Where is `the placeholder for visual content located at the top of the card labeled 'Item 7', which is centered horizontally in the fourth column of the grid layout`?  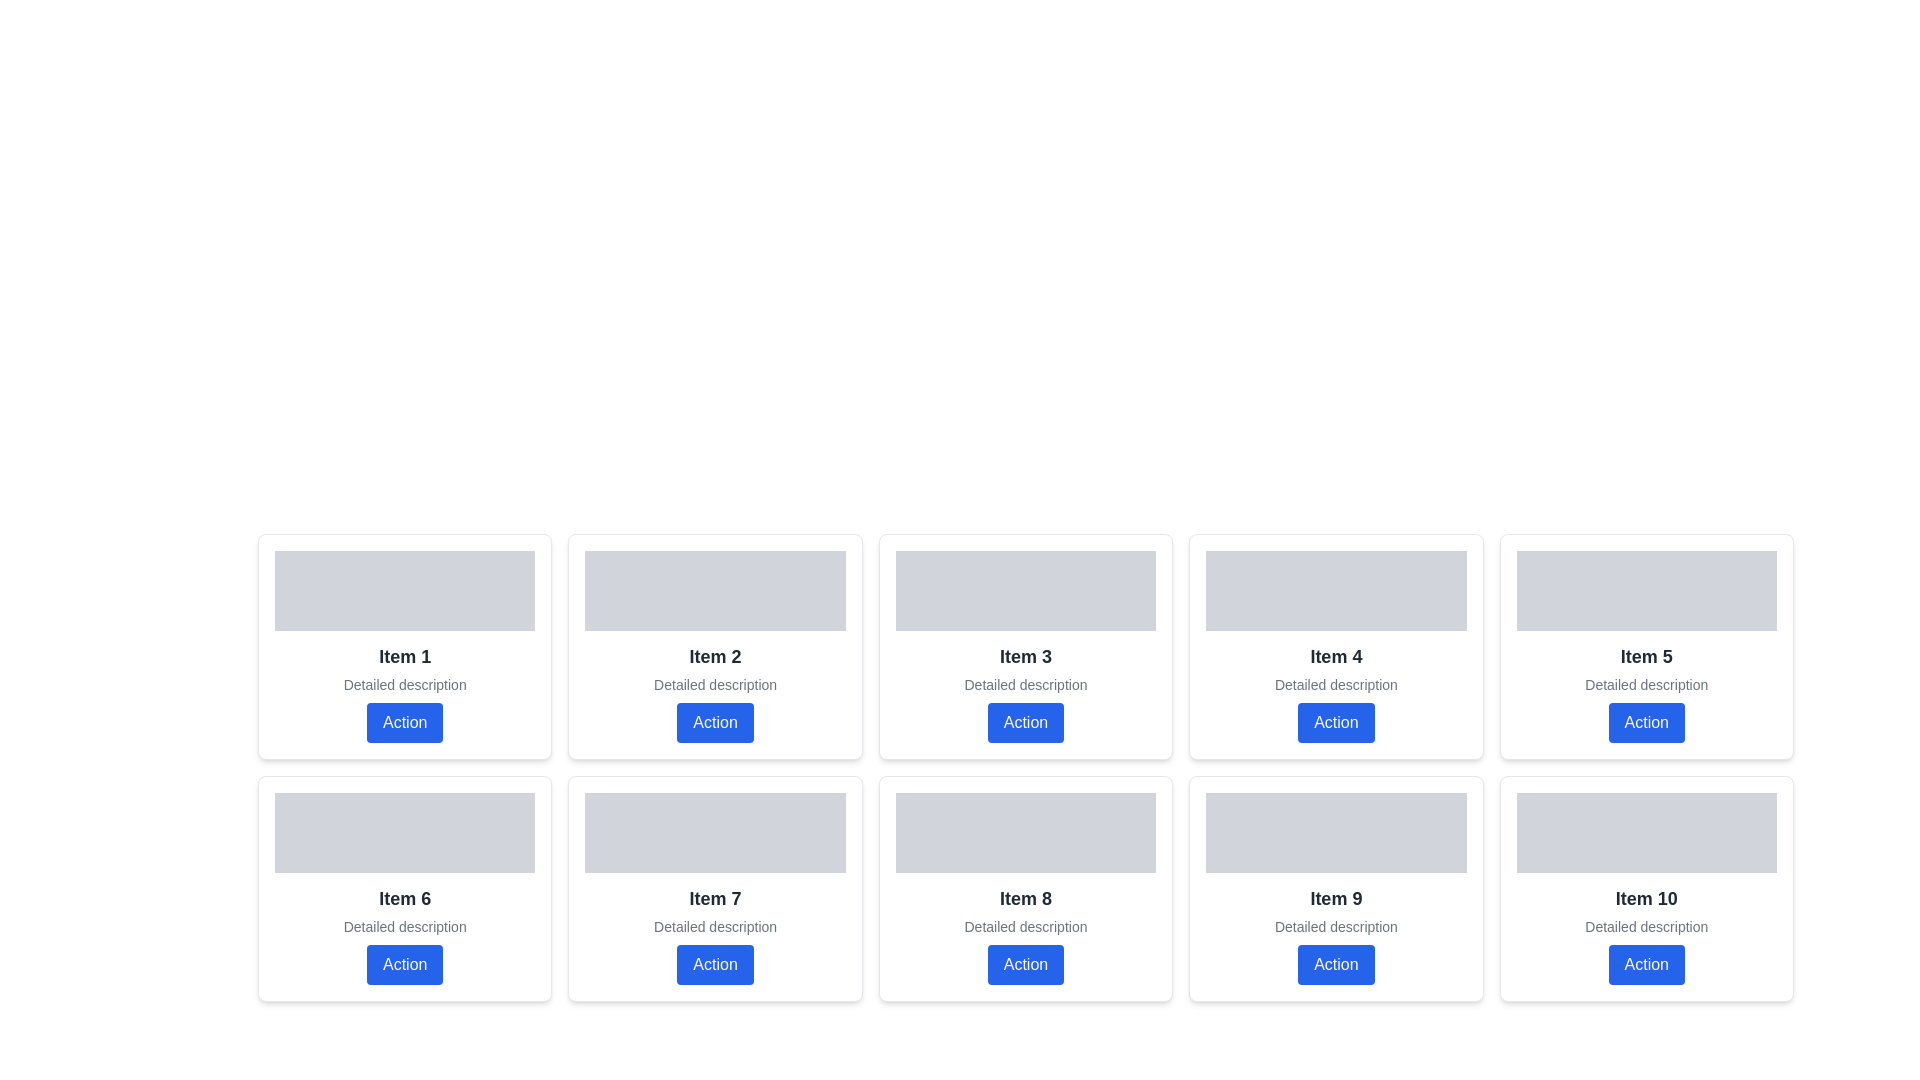 the placeholder for visual content located at the top of the card labeled 'Item 7', which is centered horizontally in the fourth column of the grid layout is located at coordinates (715, 833).